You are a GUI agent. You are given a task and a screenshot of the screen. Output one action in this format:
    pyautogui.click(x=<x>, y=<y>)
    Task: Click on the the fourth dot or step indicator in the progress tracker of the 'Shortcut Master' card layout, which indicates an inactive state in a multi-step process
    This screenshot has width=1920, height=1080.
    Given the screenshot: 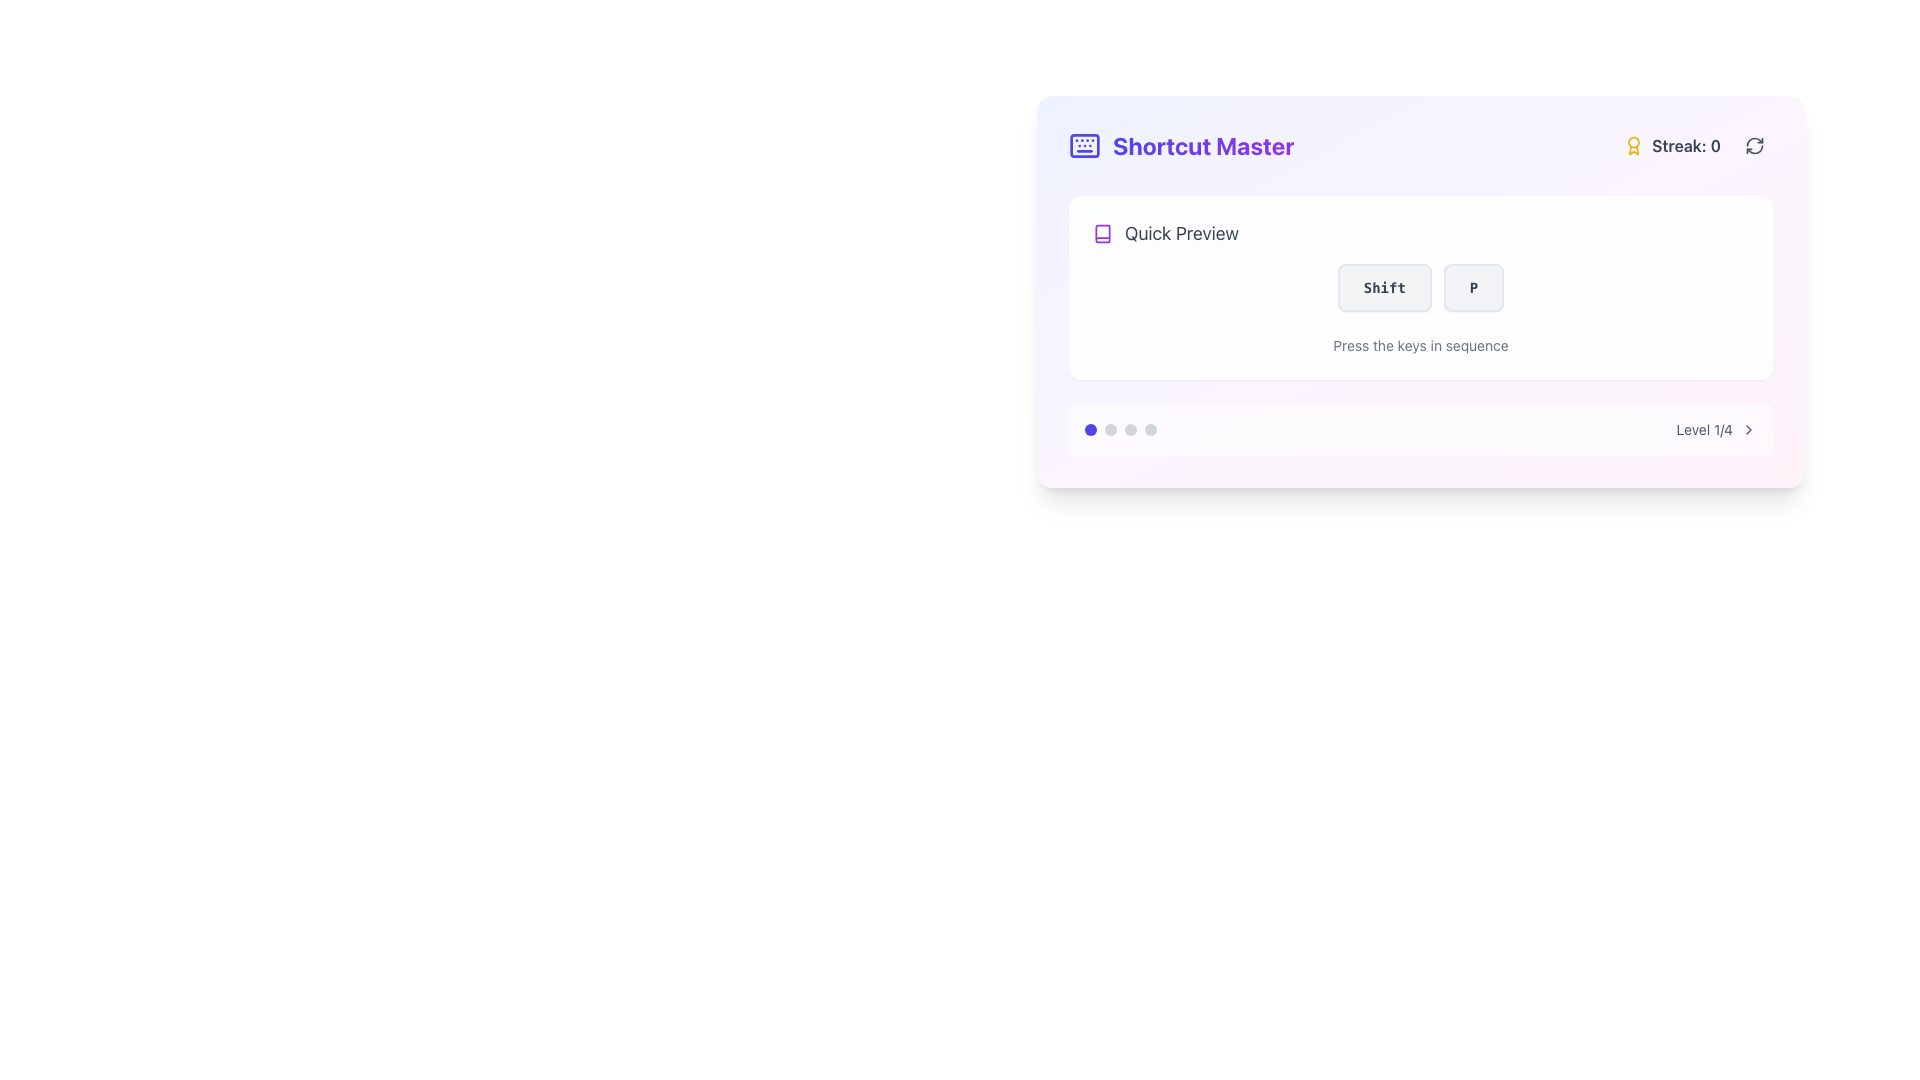 What is the action you would take?
    pyautogui.click(x=1151, y=428)
    